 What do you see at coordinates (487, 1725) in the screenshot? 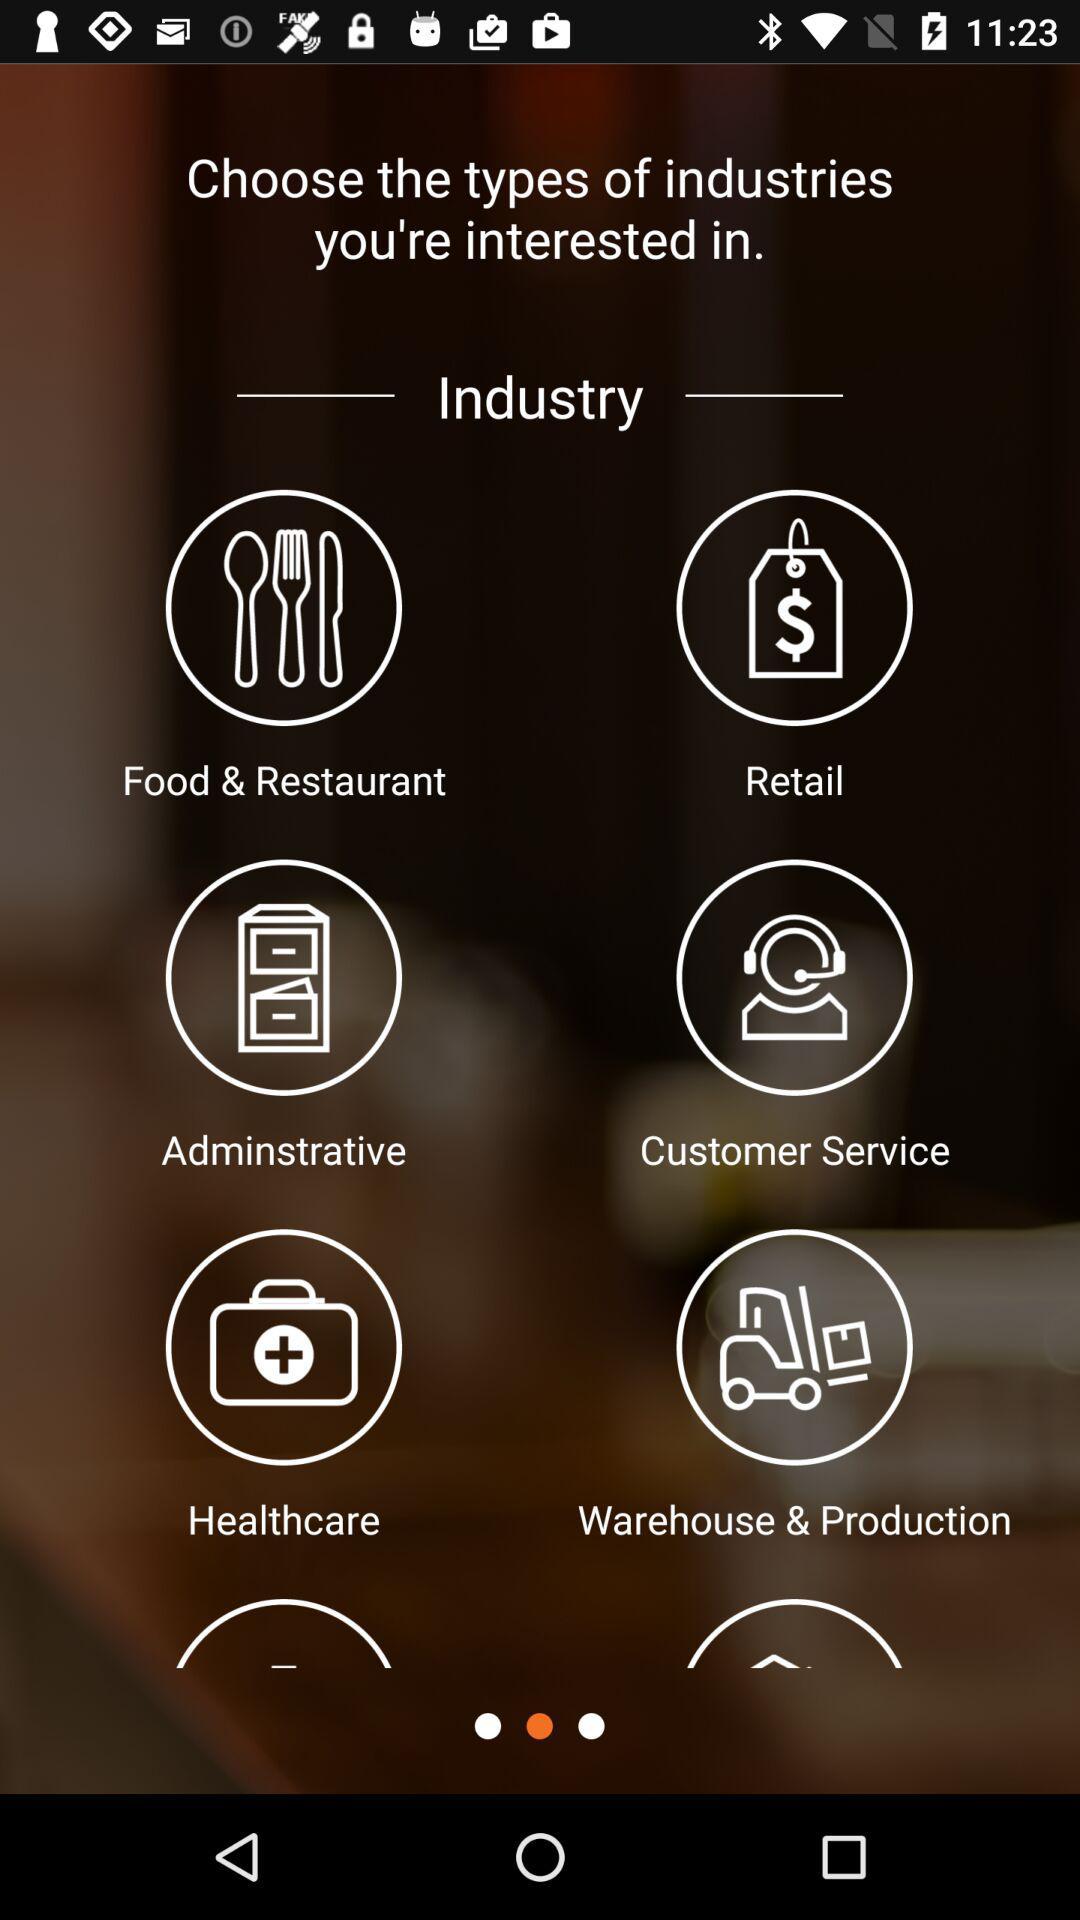
I see `icon below industry item` at bounding box center [487, 1725].